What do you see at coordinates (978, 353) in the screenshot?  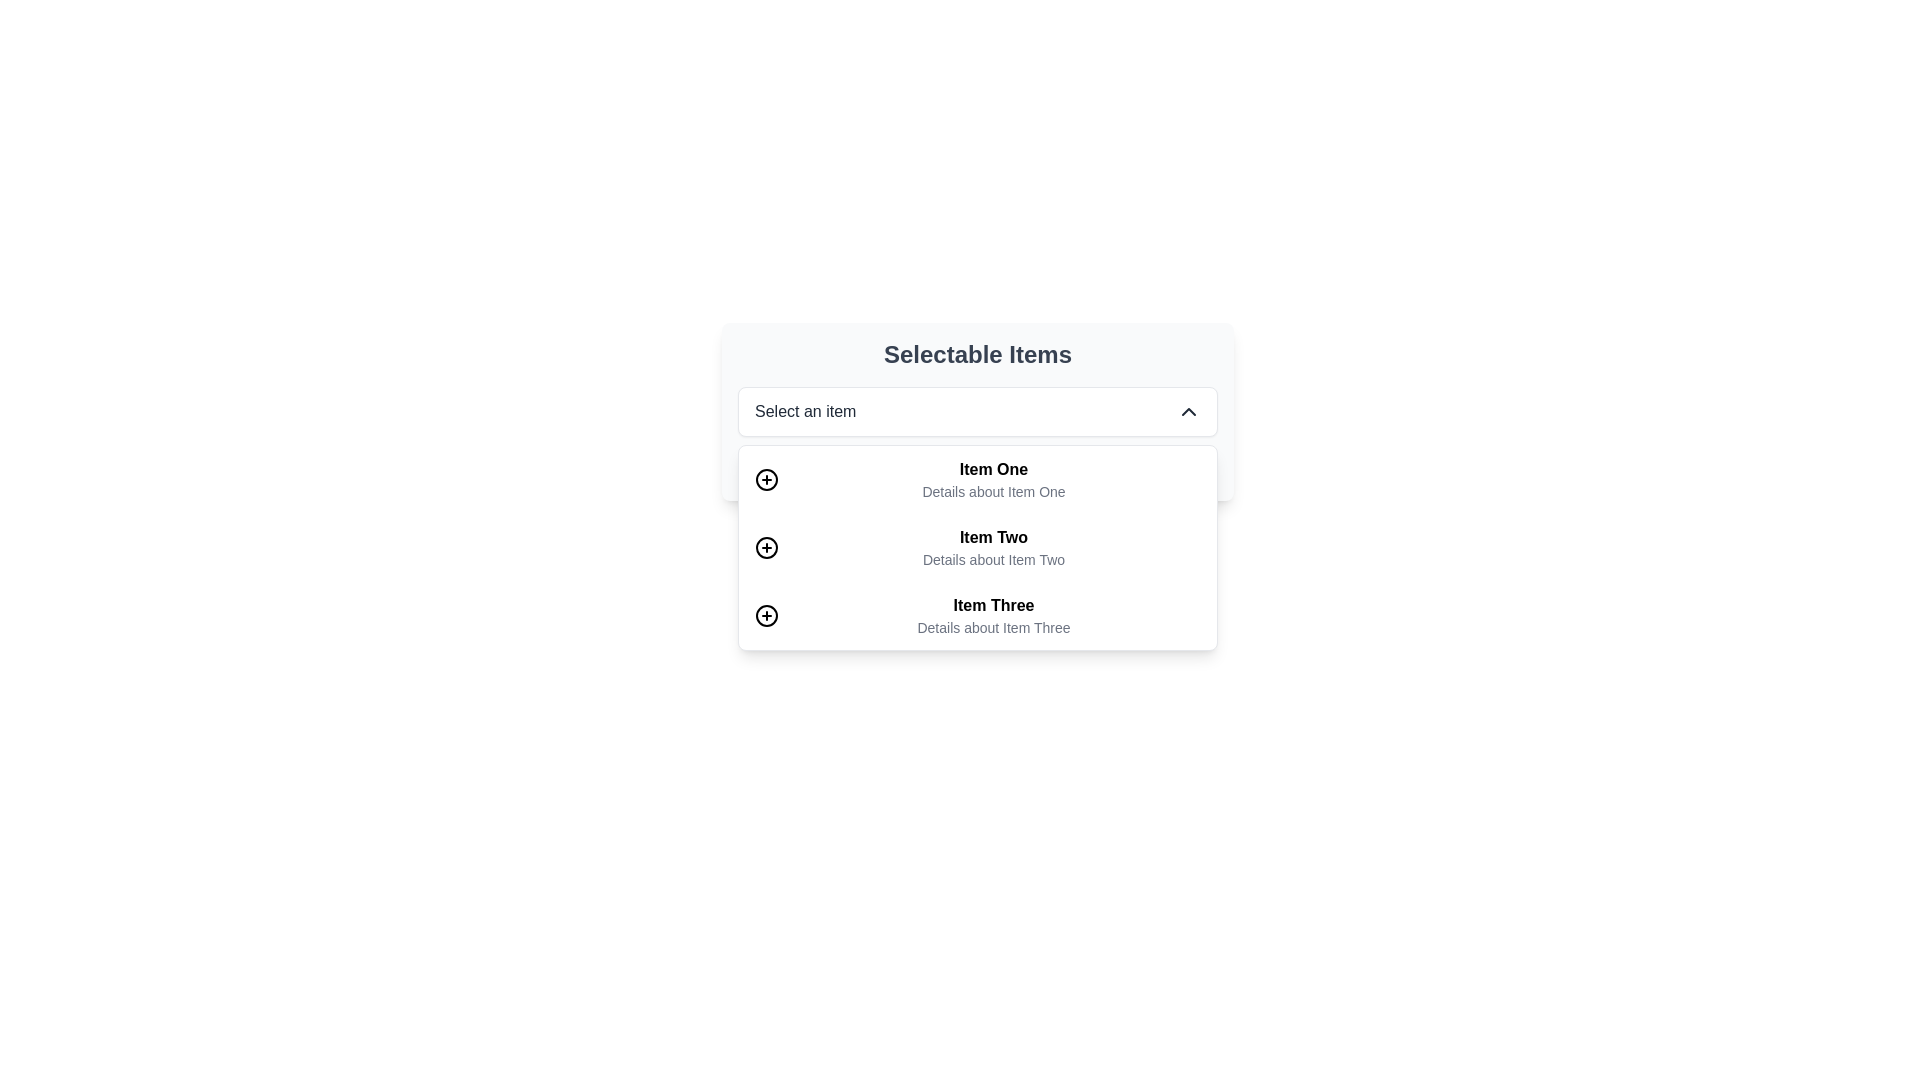 I see `the text label reading 'Selectable Items' which is prominently displayed at the top of a structured interface` at bounding box center [978, 353].